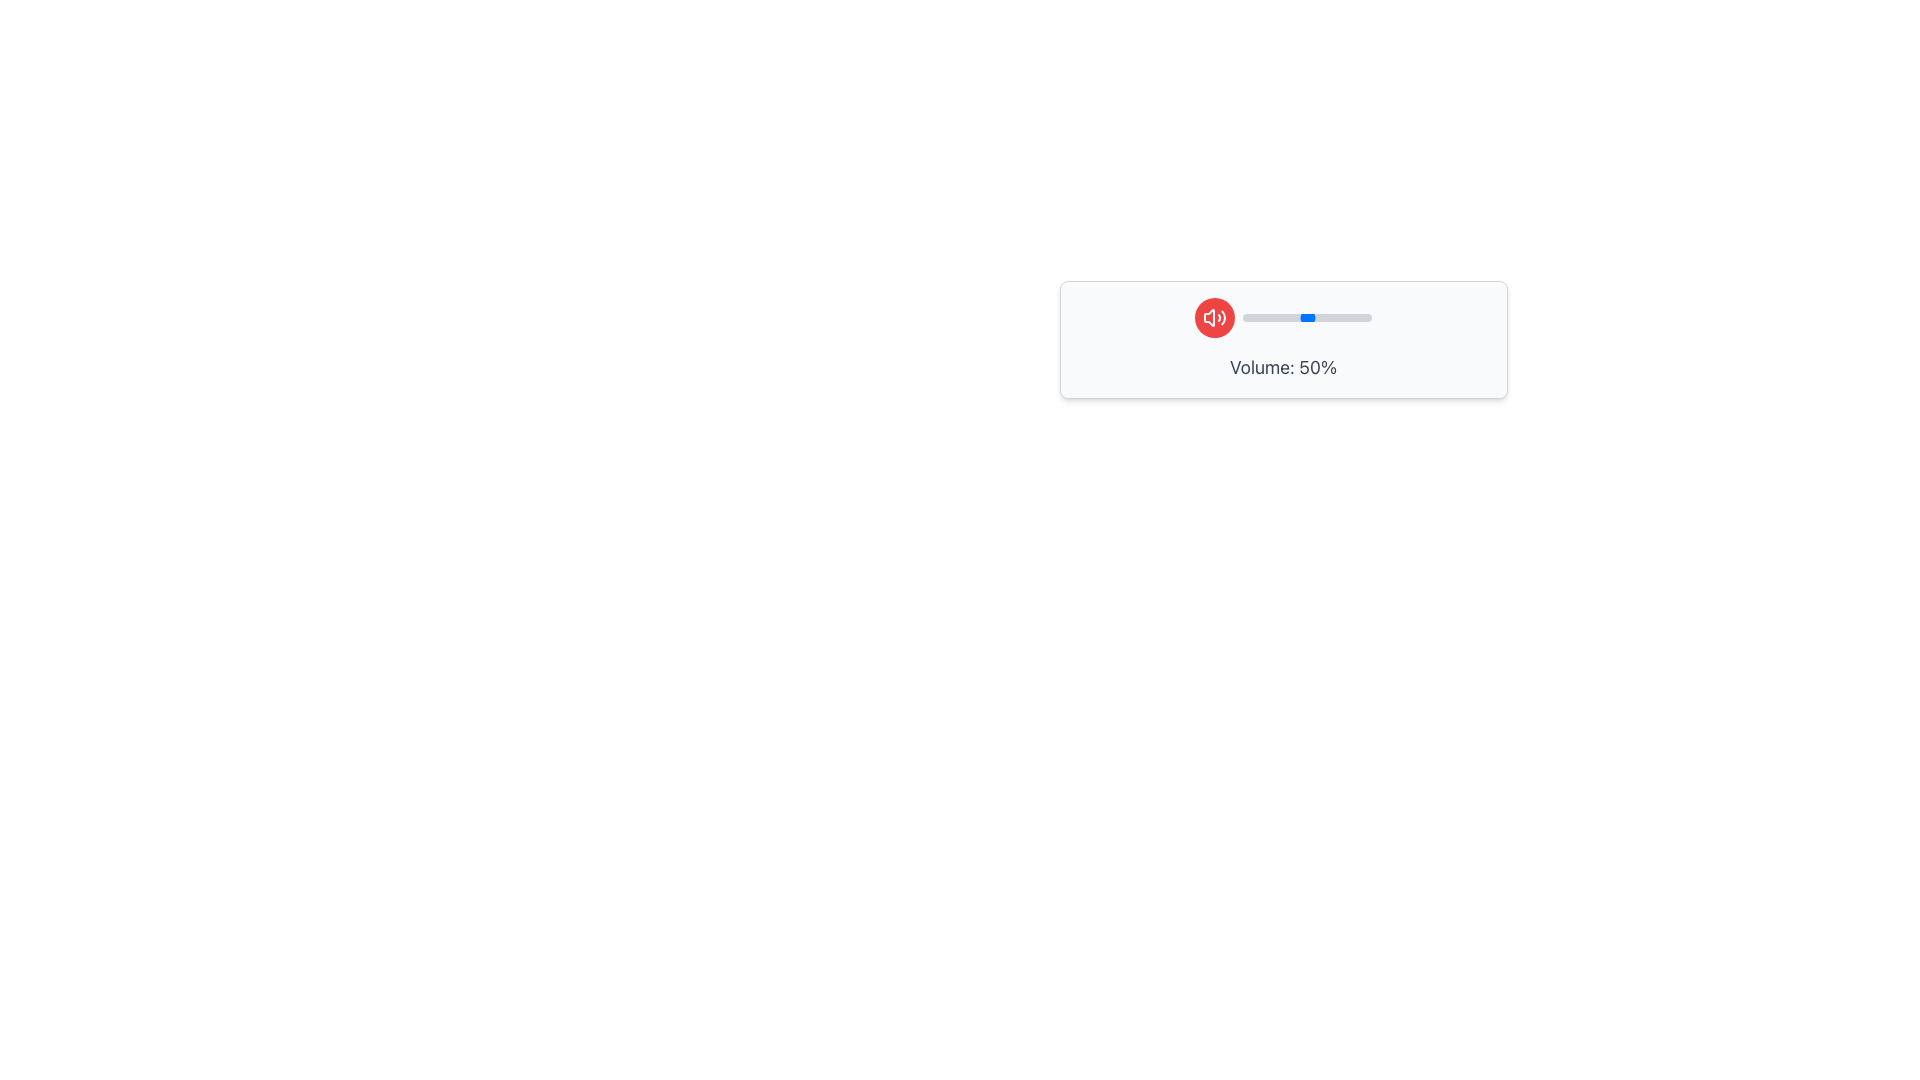  I want to click on volume, so click(1299, 316).